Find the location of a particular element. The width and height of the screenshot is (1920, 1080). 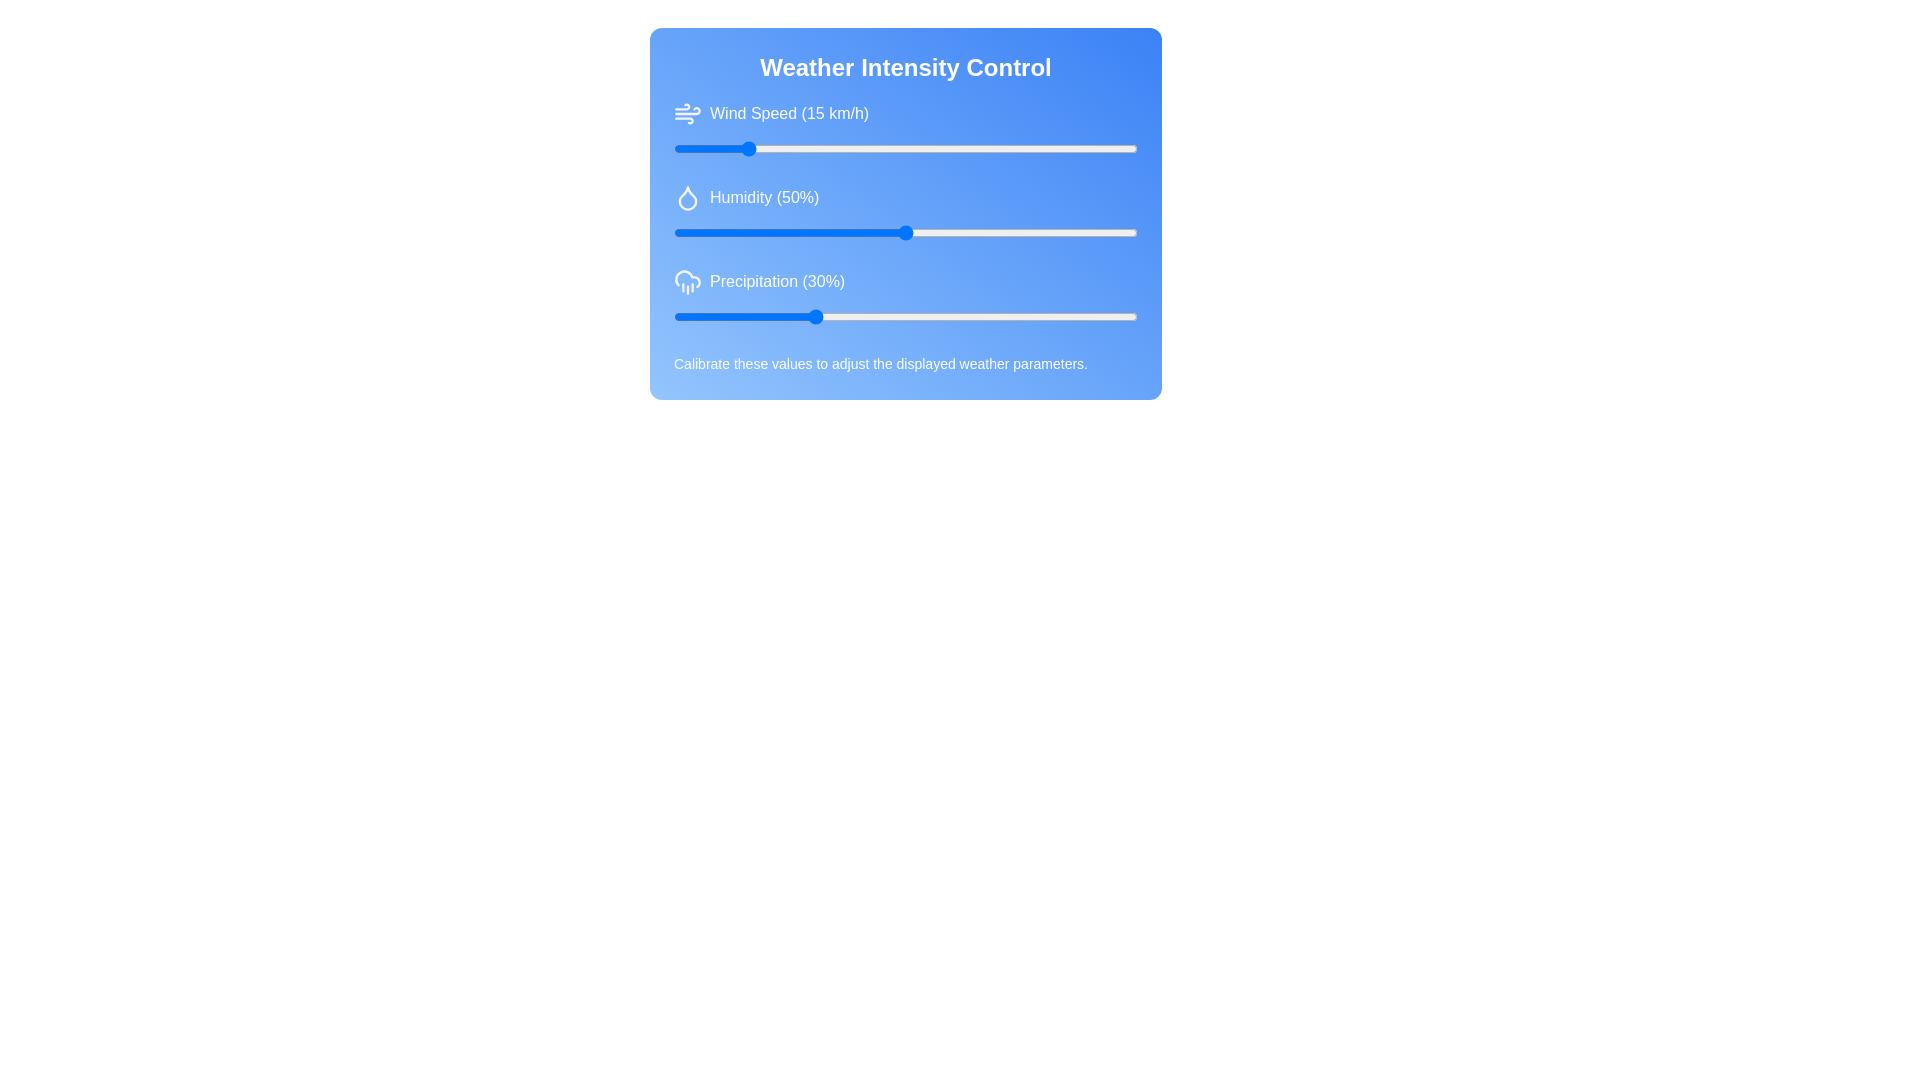

the wind speed is located at coordinates (715, 148).